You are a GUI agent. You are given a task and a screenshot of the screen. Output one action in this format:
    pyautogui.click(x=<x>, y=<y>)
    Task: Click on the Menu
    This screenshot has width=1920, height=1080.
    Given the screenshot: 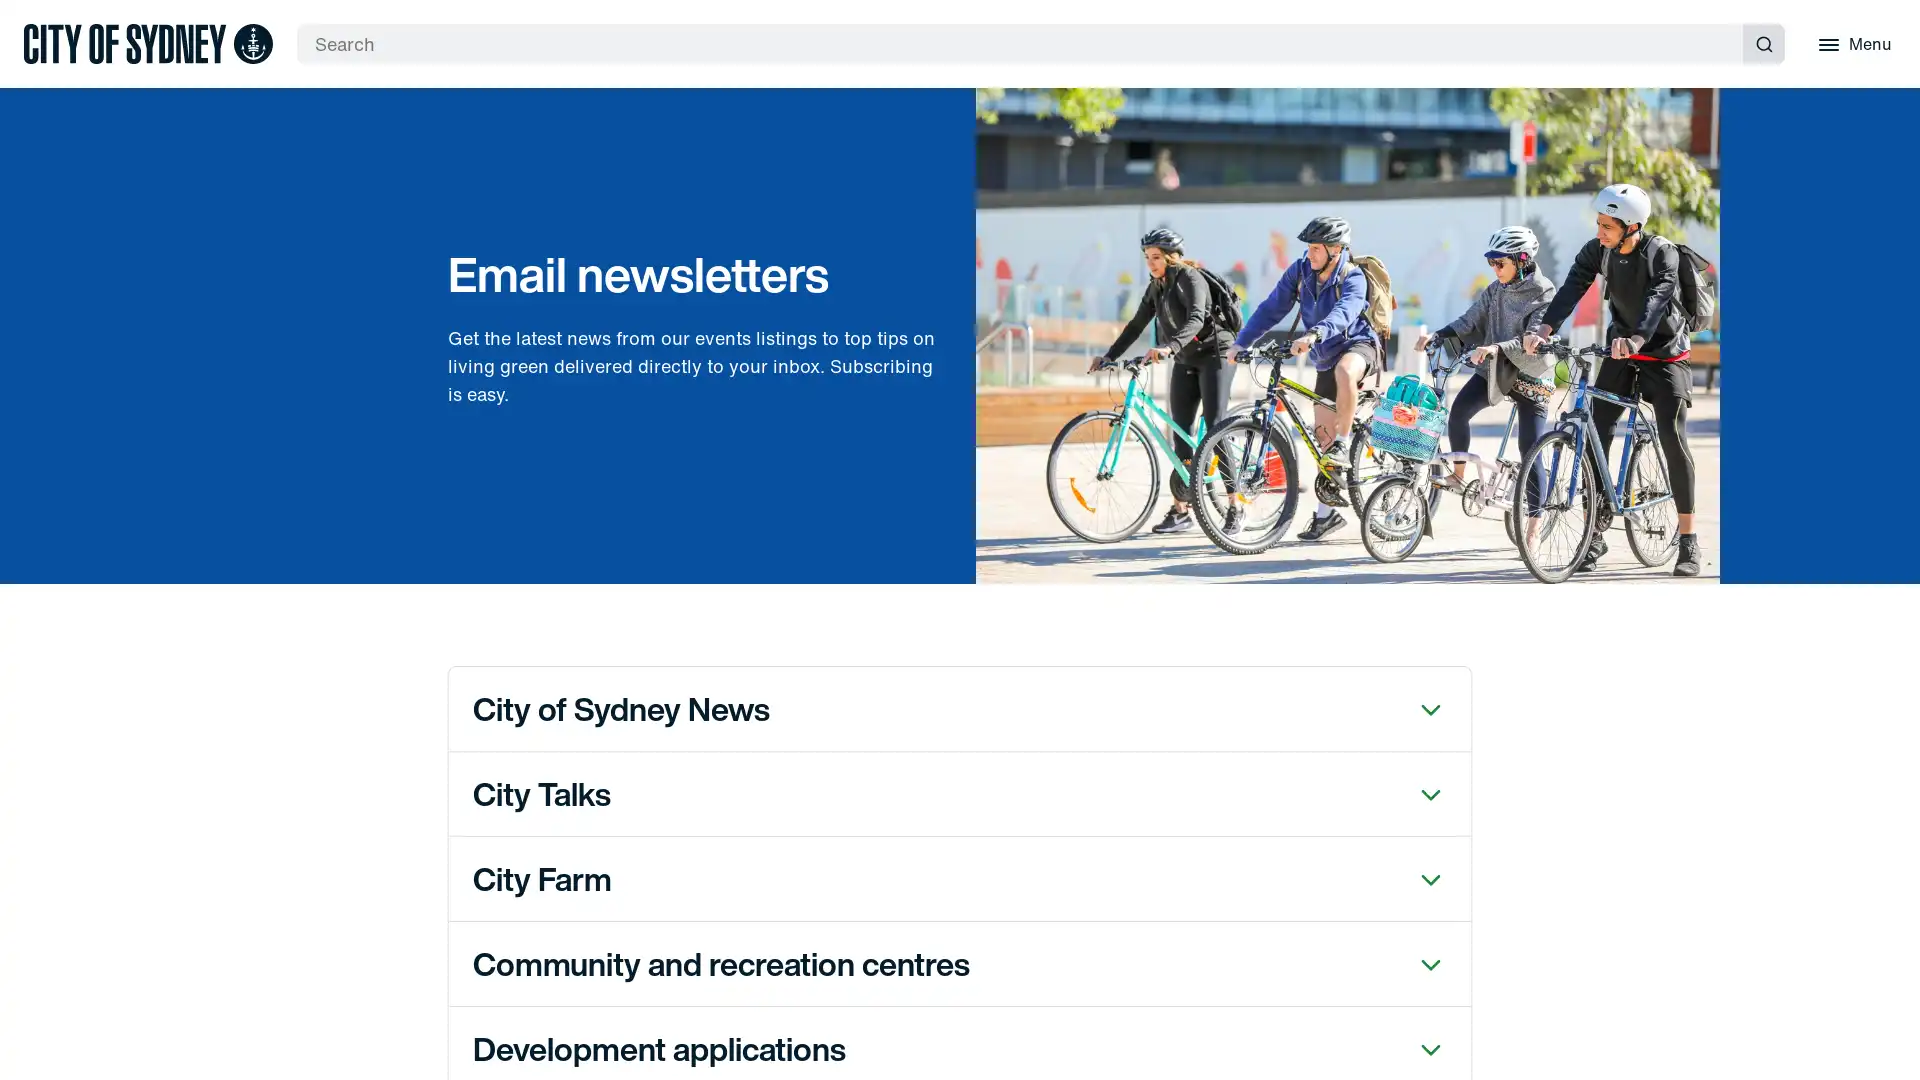 What is the action you would take?
    pyautogui.click(x=1851, y=43)
    